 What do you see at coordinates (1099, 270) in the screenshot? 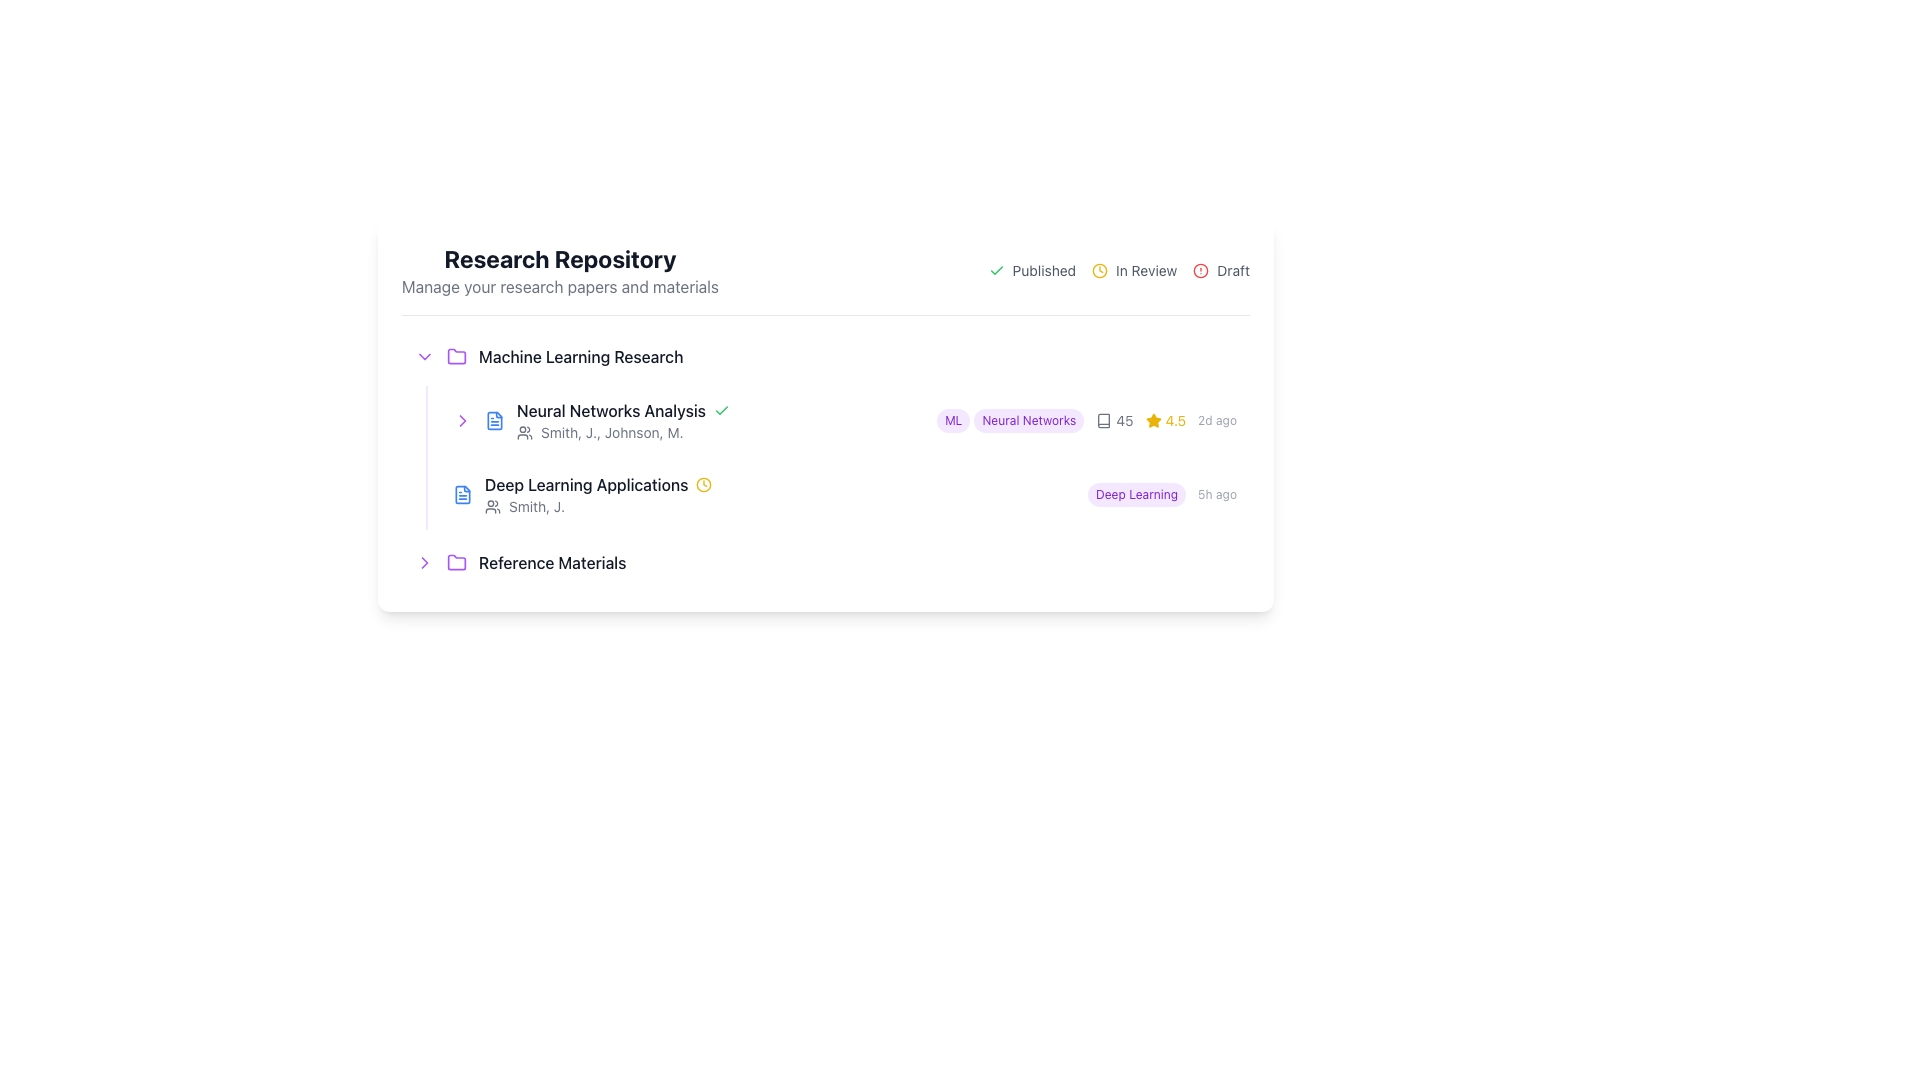
I see `the 'In Review' status icon, which is a clock symbol located in the top-right corner of the interface, near the text 'In Review'` at bounding box center [1099, 270].